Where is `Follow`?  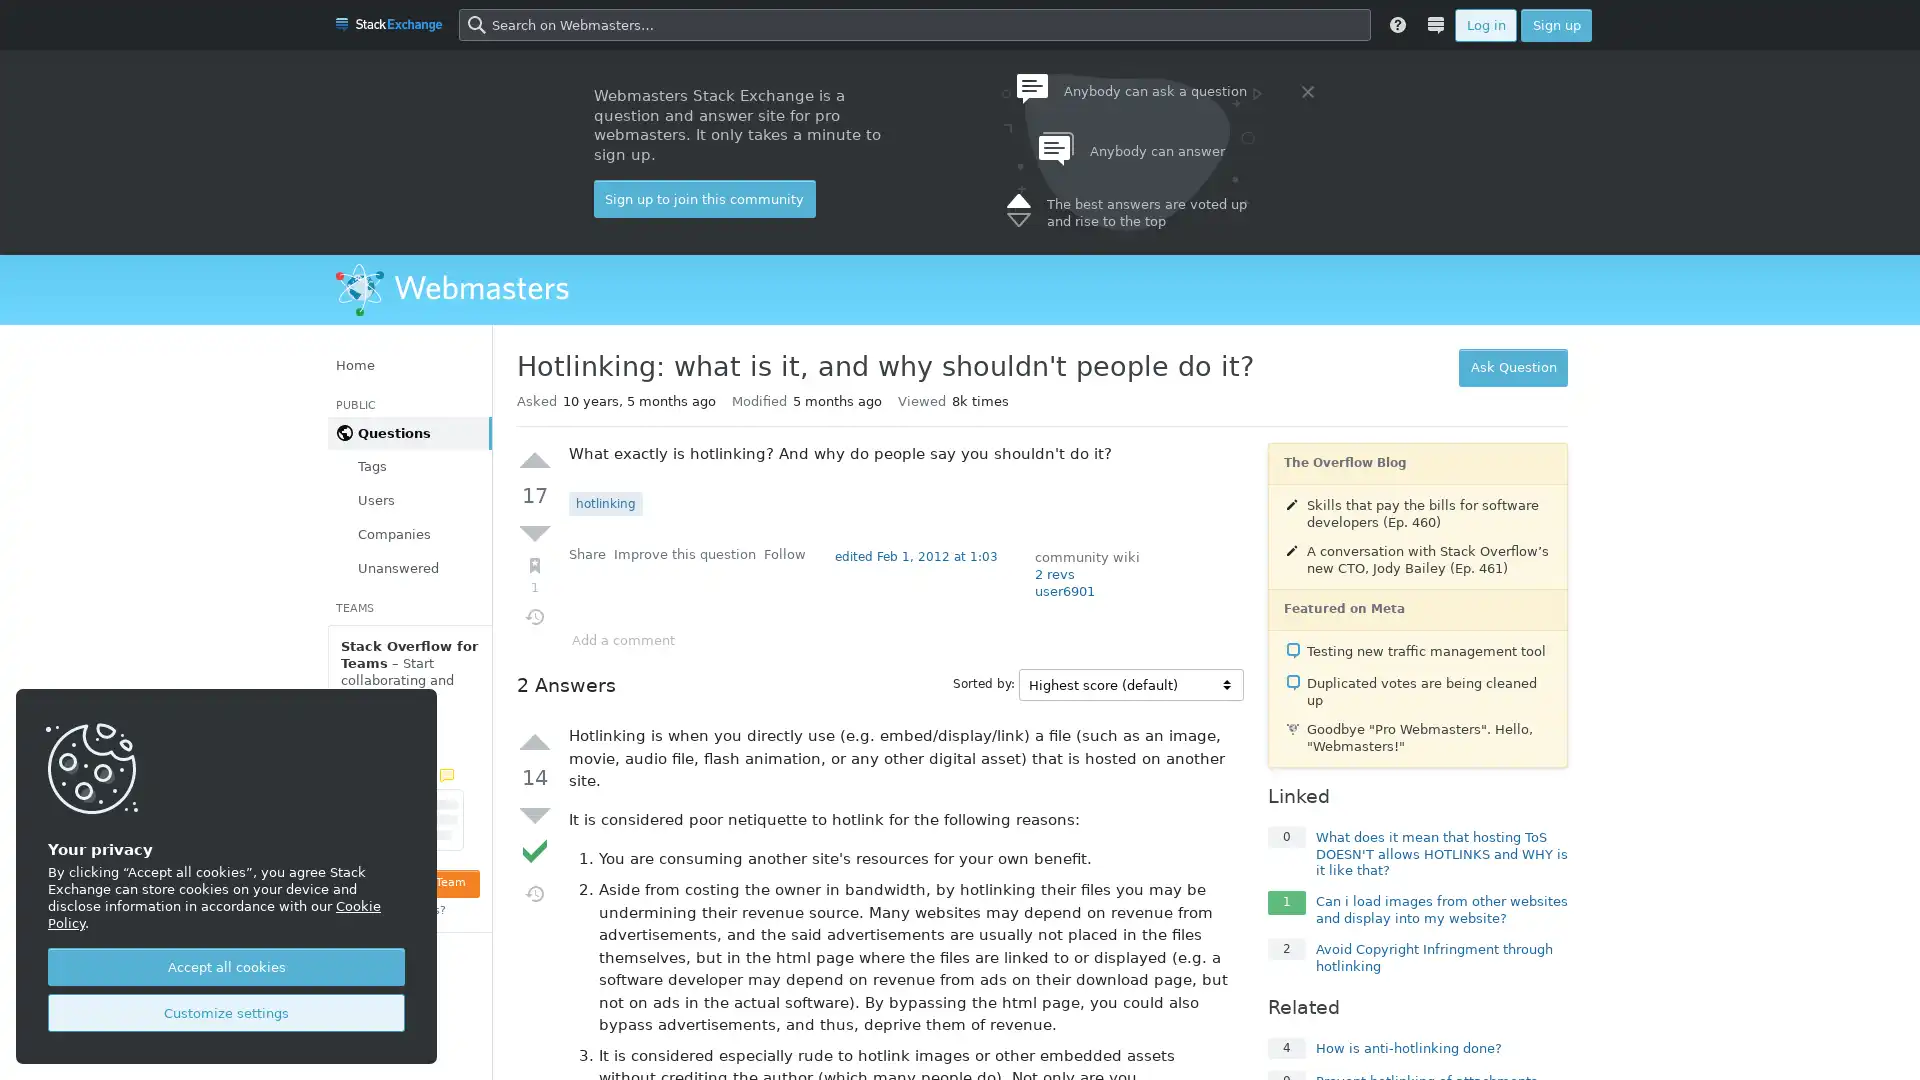
Follow is located at coordinates (784, 553).